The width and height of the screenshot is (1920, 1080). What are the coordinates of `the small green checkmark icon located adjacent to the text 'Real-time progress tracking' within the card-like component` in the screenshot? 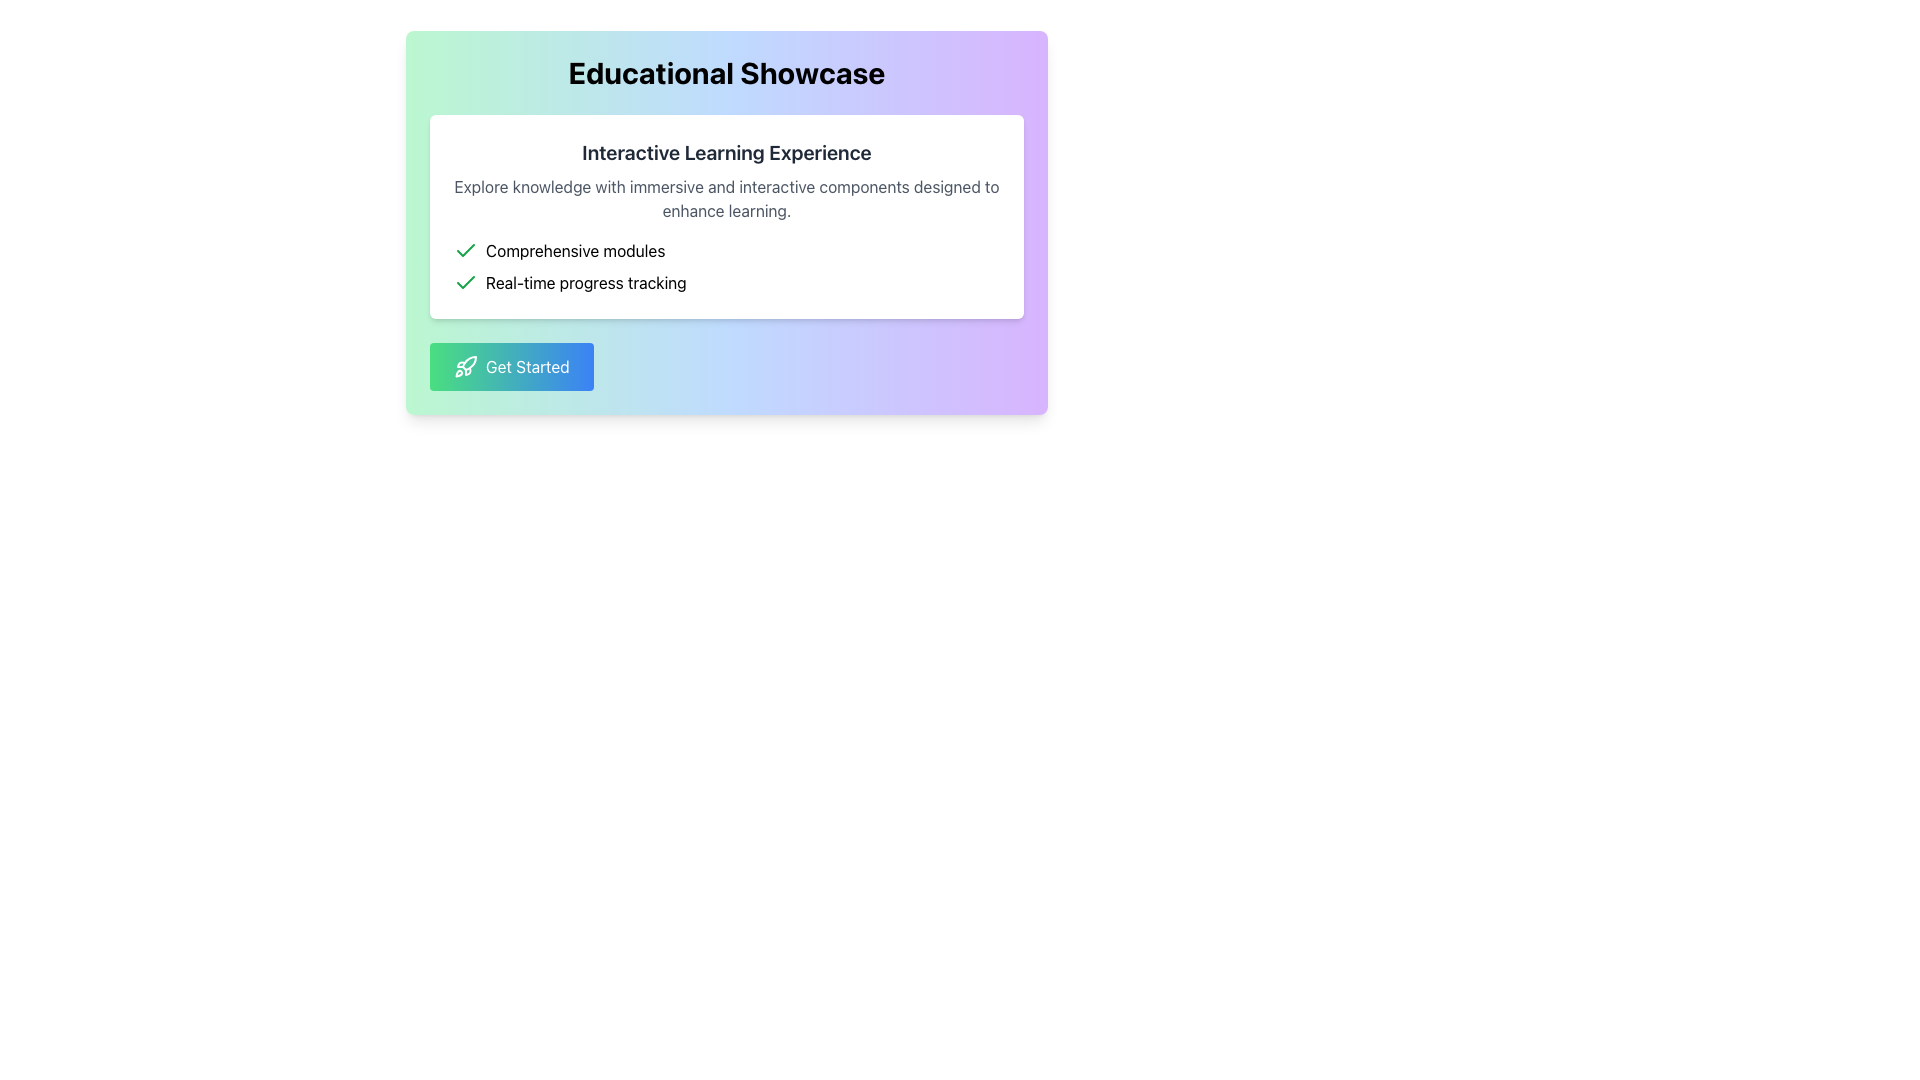 It's located at (464, 249).